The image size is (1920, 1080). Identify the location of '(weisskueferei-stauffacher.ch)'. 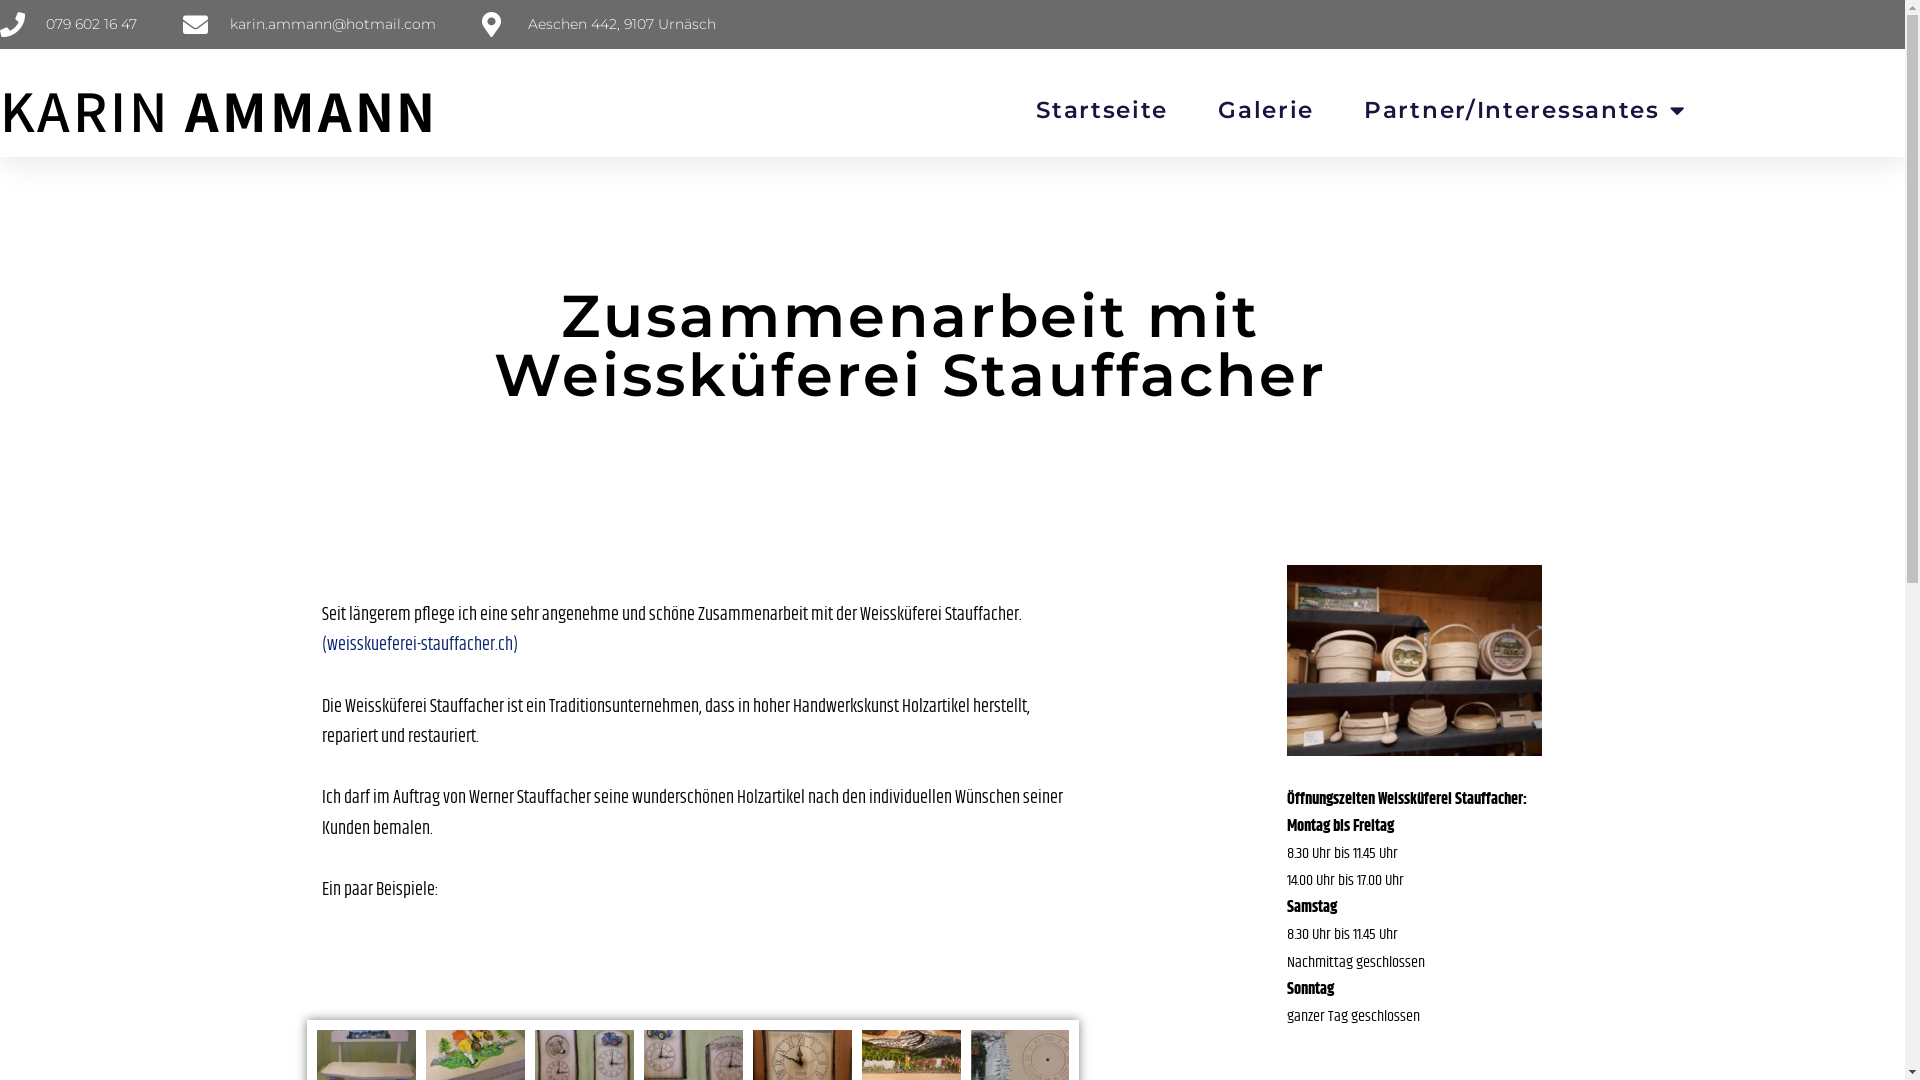
(419, 644).